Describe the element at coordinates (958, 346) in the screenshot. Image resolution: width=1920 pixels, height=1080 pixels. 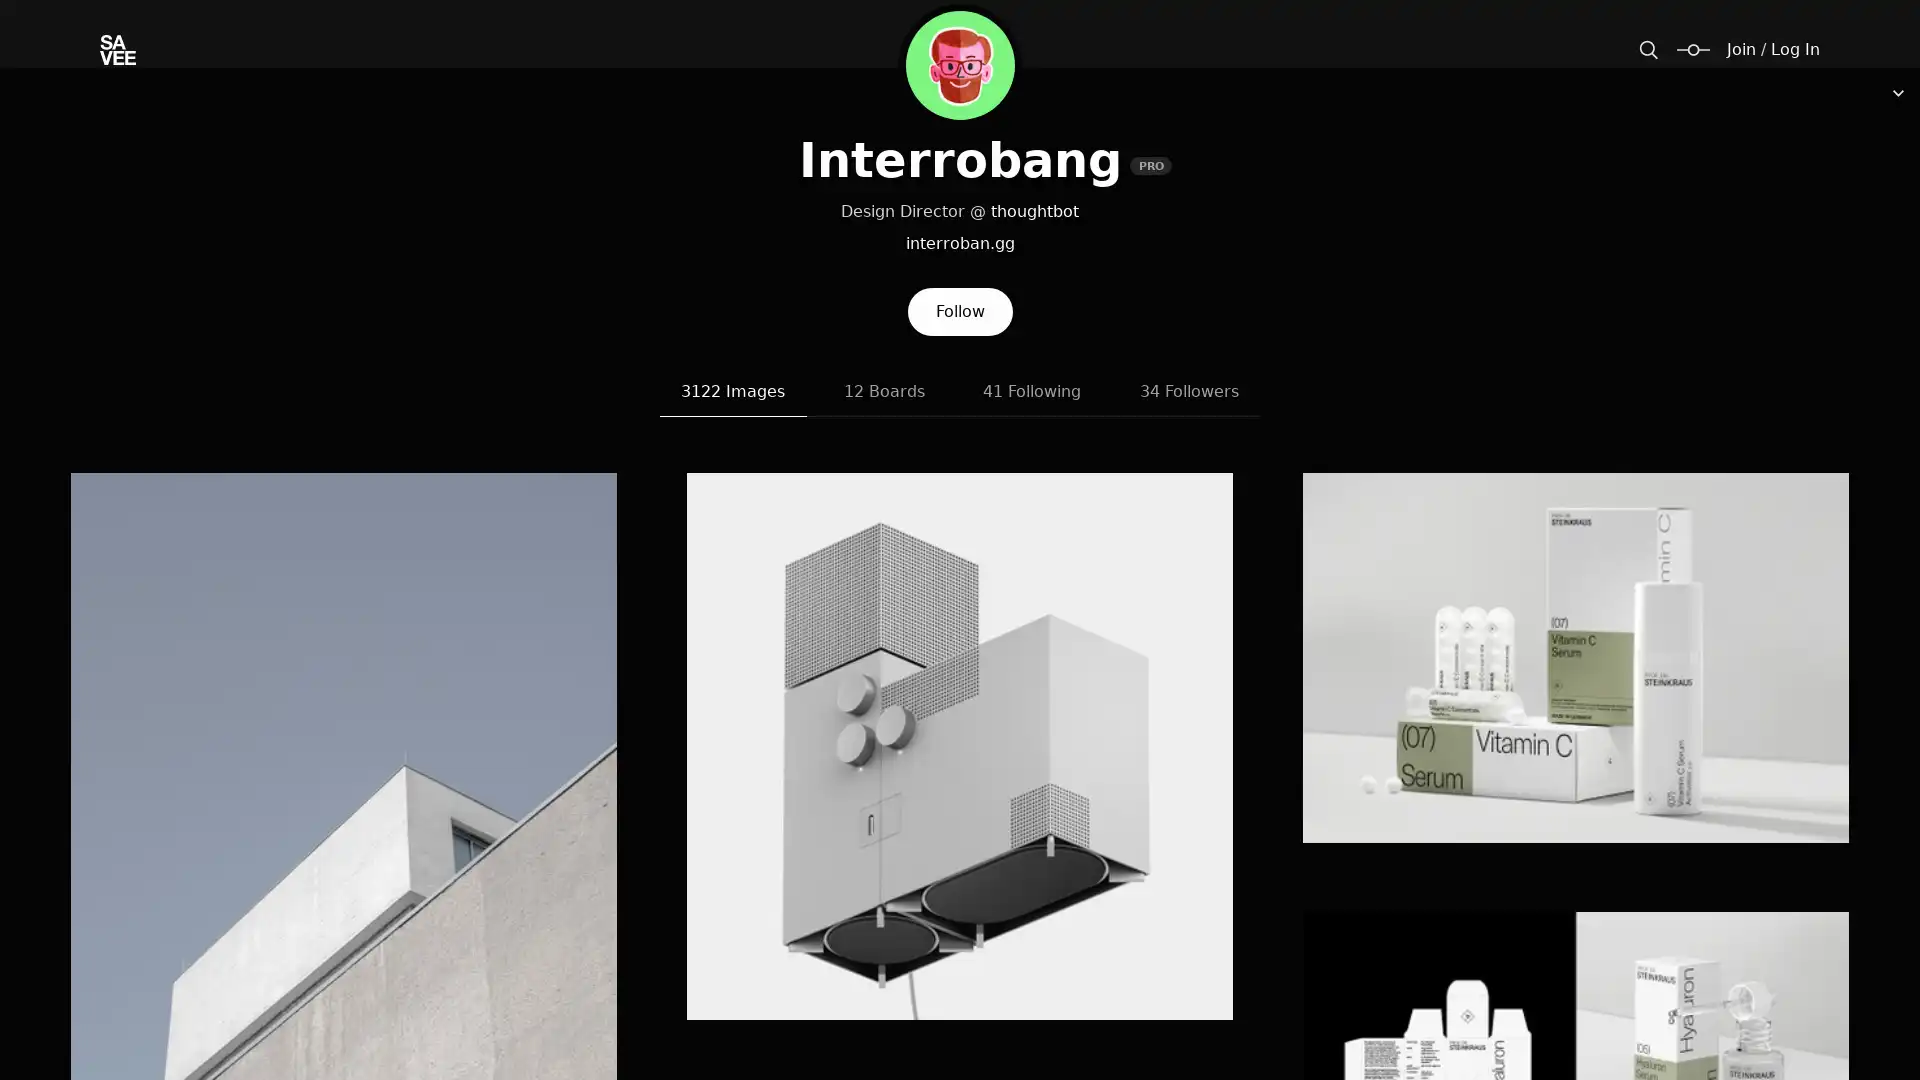
I see `Follow` at that location.